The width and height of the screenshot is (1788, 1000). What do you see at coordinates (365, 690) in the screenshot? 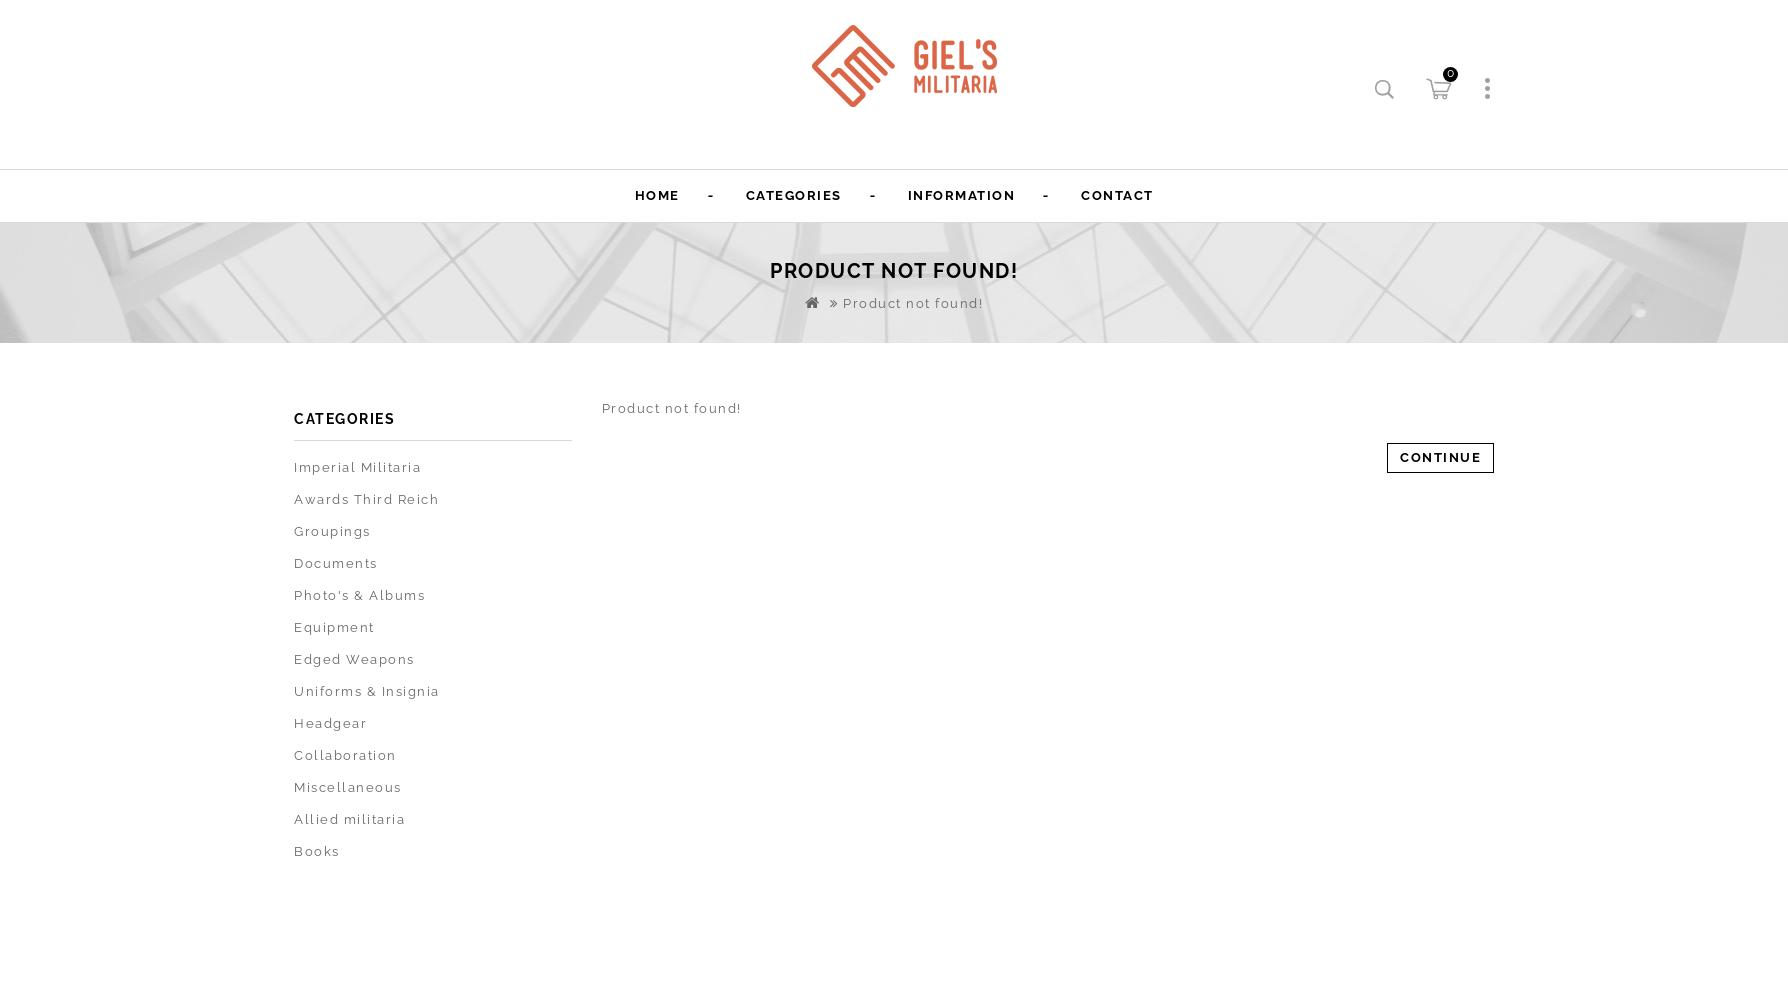
I see `'Uniforms & Insignia'` at bounding box center [365, 690].